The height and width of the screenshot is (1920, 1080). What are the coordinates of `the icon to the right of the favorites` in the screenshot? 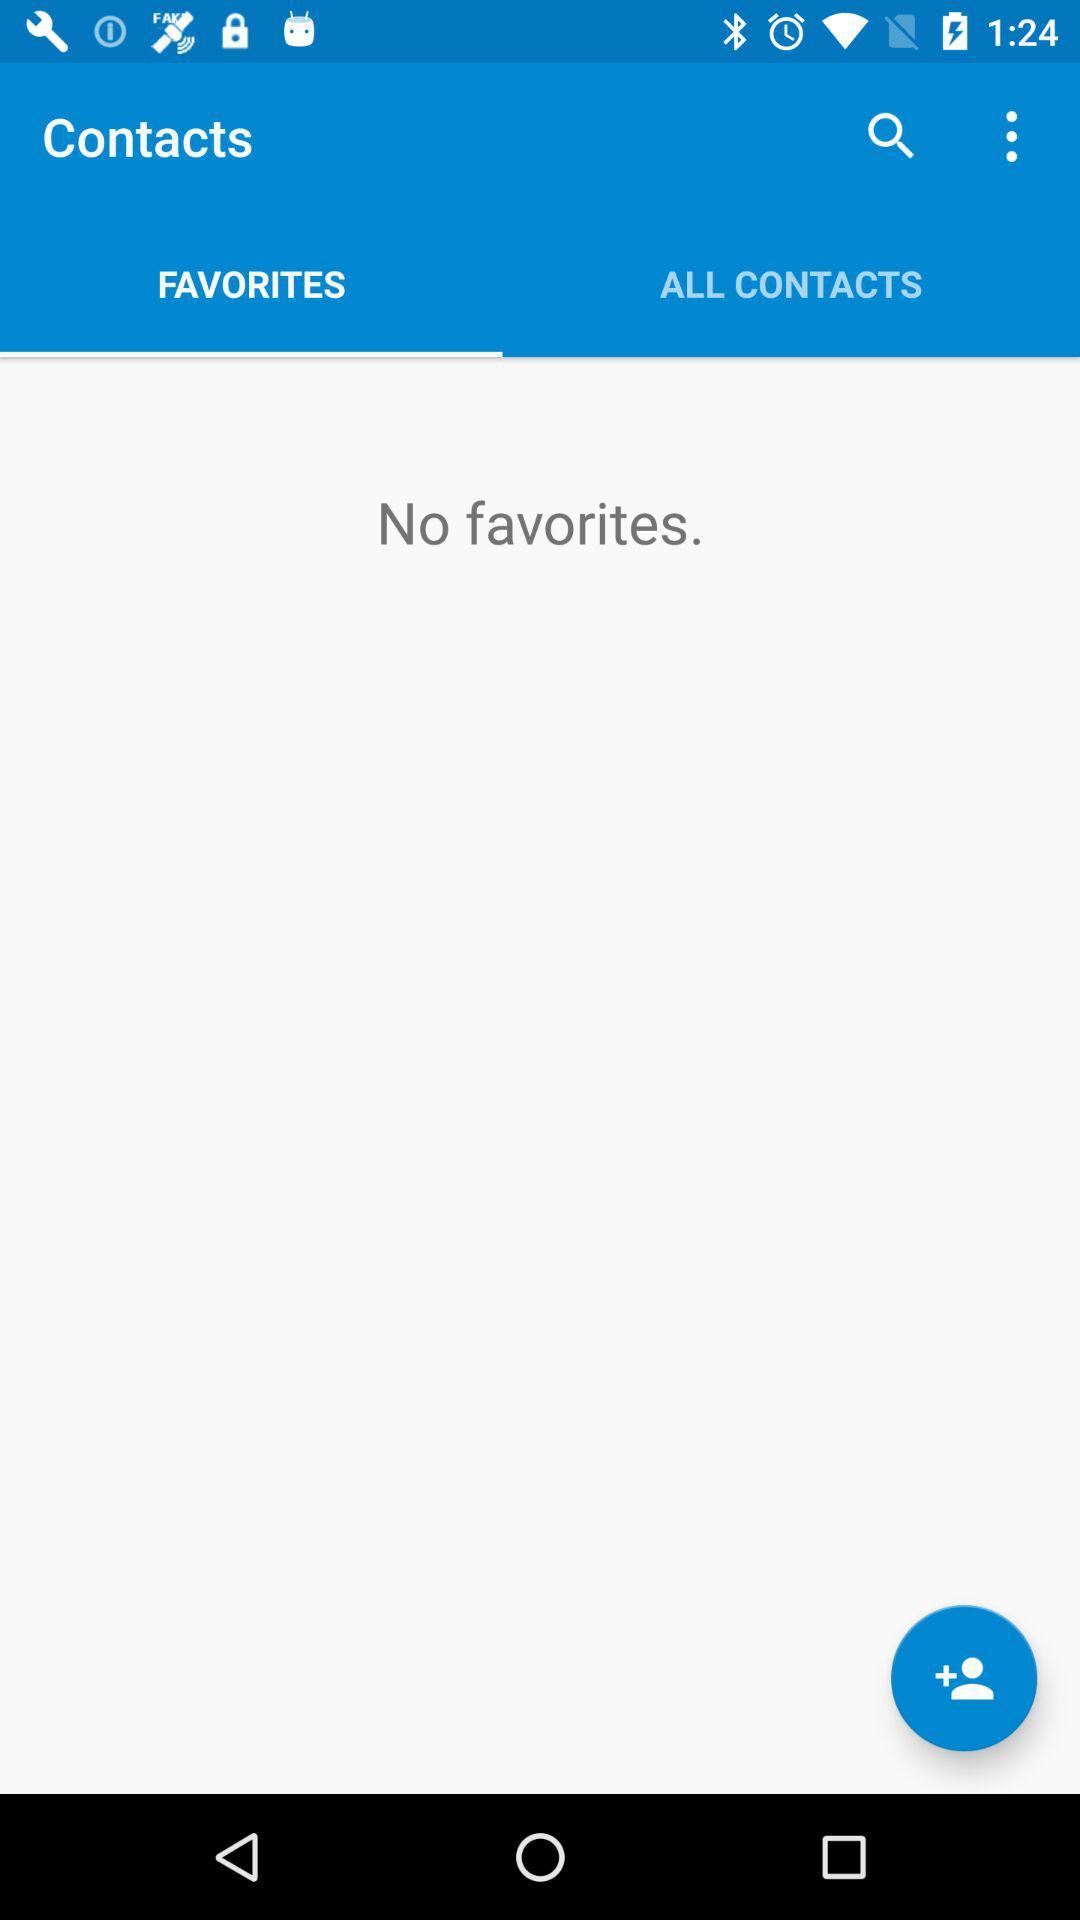 It's located at (890, 135).